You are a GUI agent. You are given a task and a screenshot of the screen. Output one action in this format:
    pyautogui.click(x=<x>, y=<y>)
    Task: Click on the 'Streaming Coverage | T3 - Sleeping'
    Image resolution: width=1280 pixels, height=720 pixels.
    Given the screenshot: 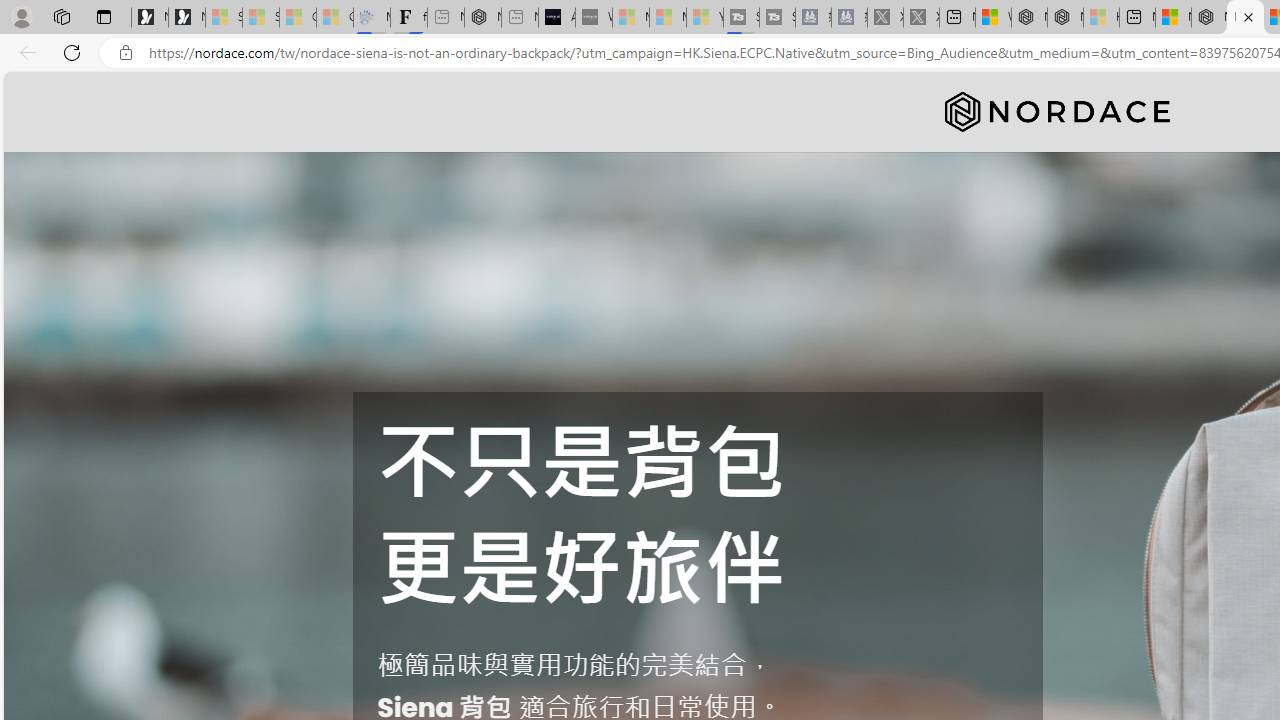 What is the action you would take?
    pyautogui.click(x=740, y=17)
    